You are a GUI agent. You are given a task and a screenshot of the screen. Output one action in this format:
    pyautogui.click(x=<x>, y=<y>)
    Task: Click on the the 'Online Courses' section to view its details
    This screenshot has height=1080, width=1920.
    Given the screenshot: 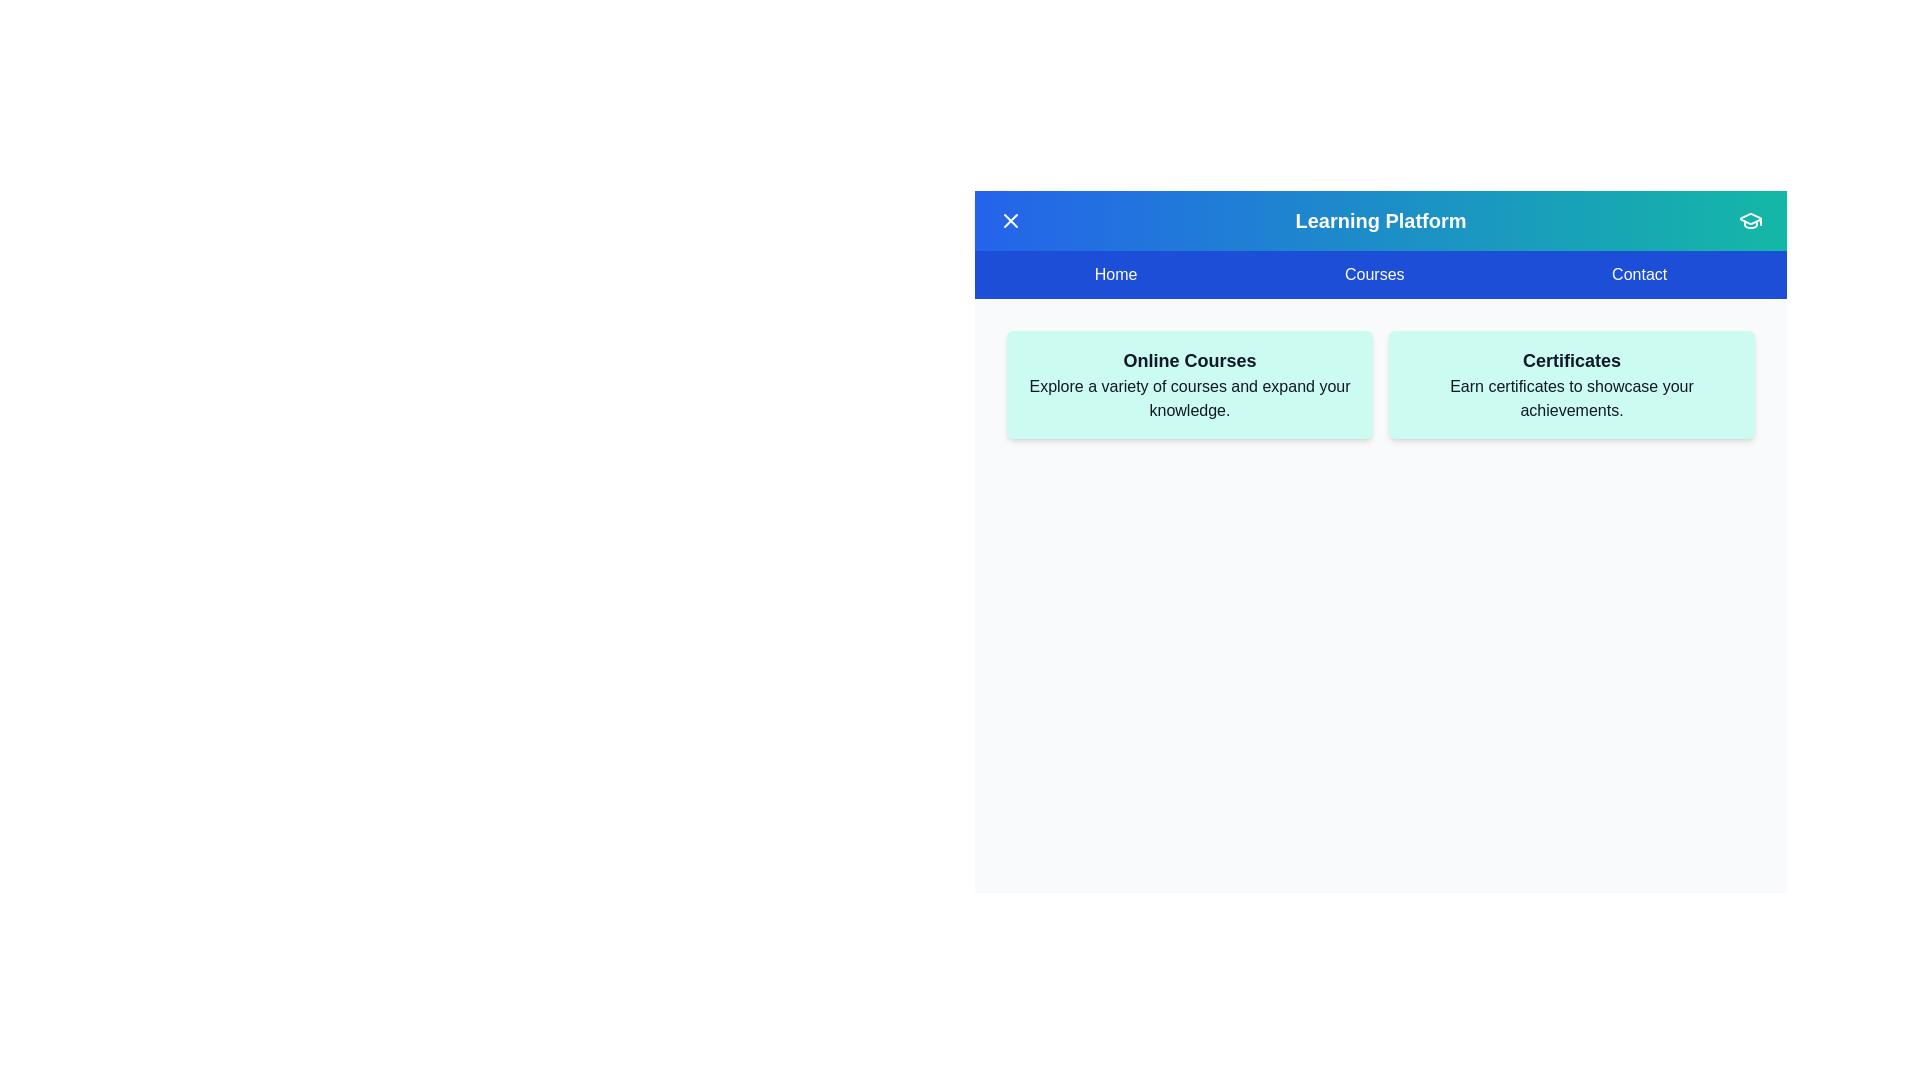 What is the action you would take?
    pyautogui.click(x=1190, y=361)
    